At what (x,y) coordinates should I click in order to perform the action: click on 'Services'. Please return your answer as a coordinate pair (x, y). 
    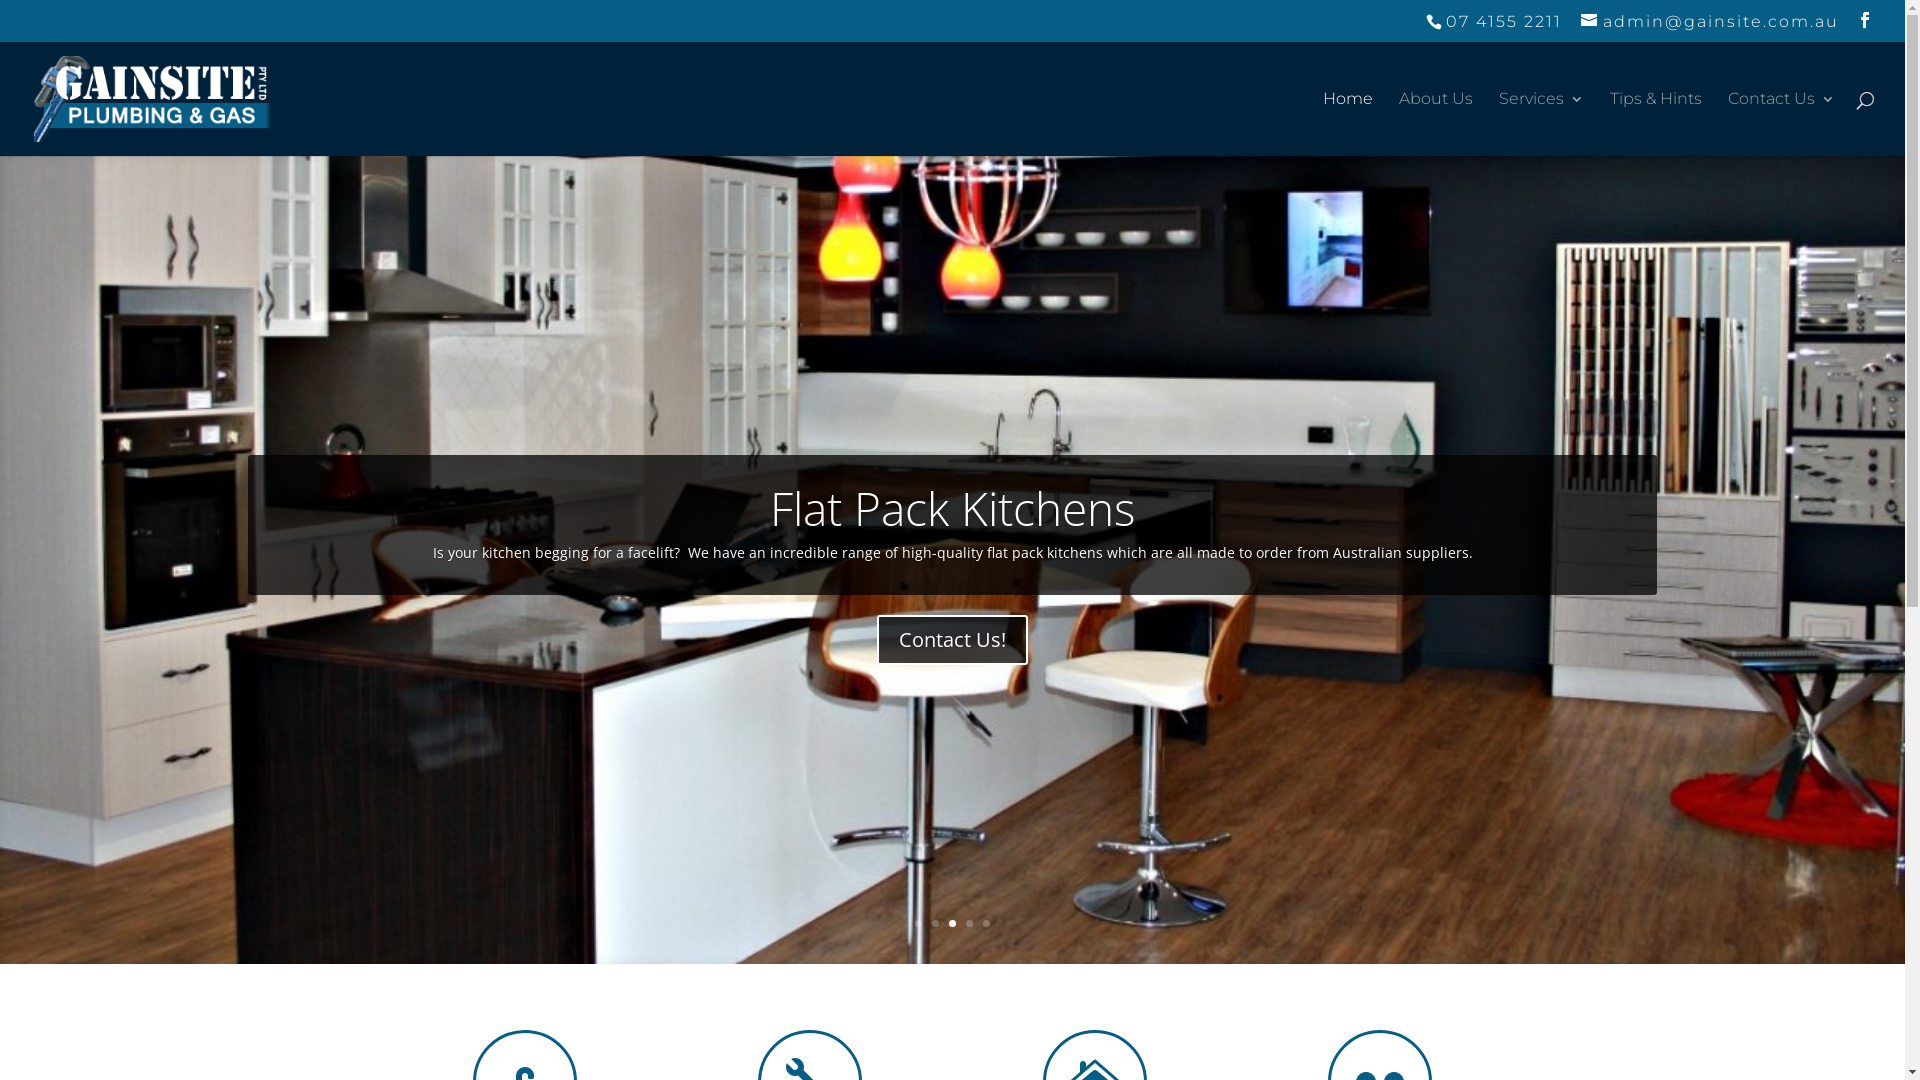
    Looking at the image, I should click on (1540, 123).